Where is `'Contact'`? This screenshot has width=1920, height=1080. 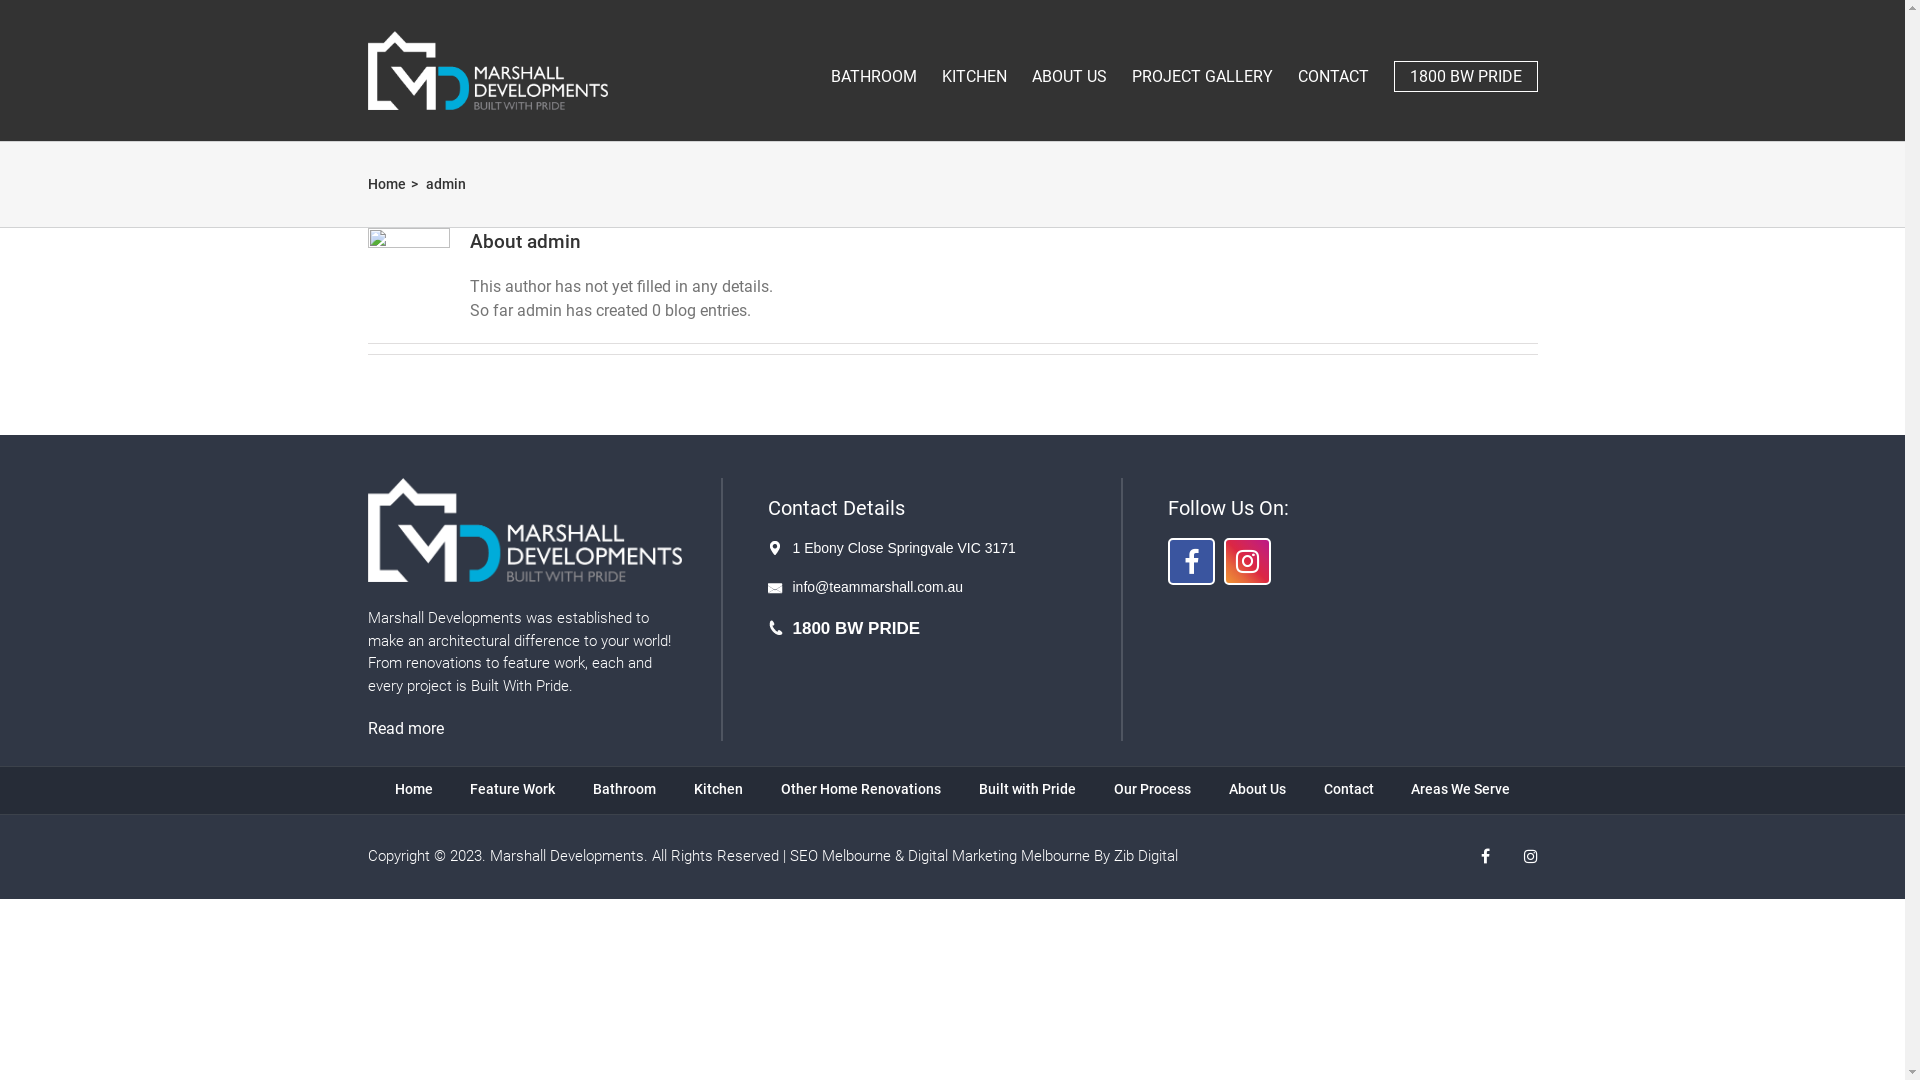
'Contact' is located at coordinates (1348, 788).